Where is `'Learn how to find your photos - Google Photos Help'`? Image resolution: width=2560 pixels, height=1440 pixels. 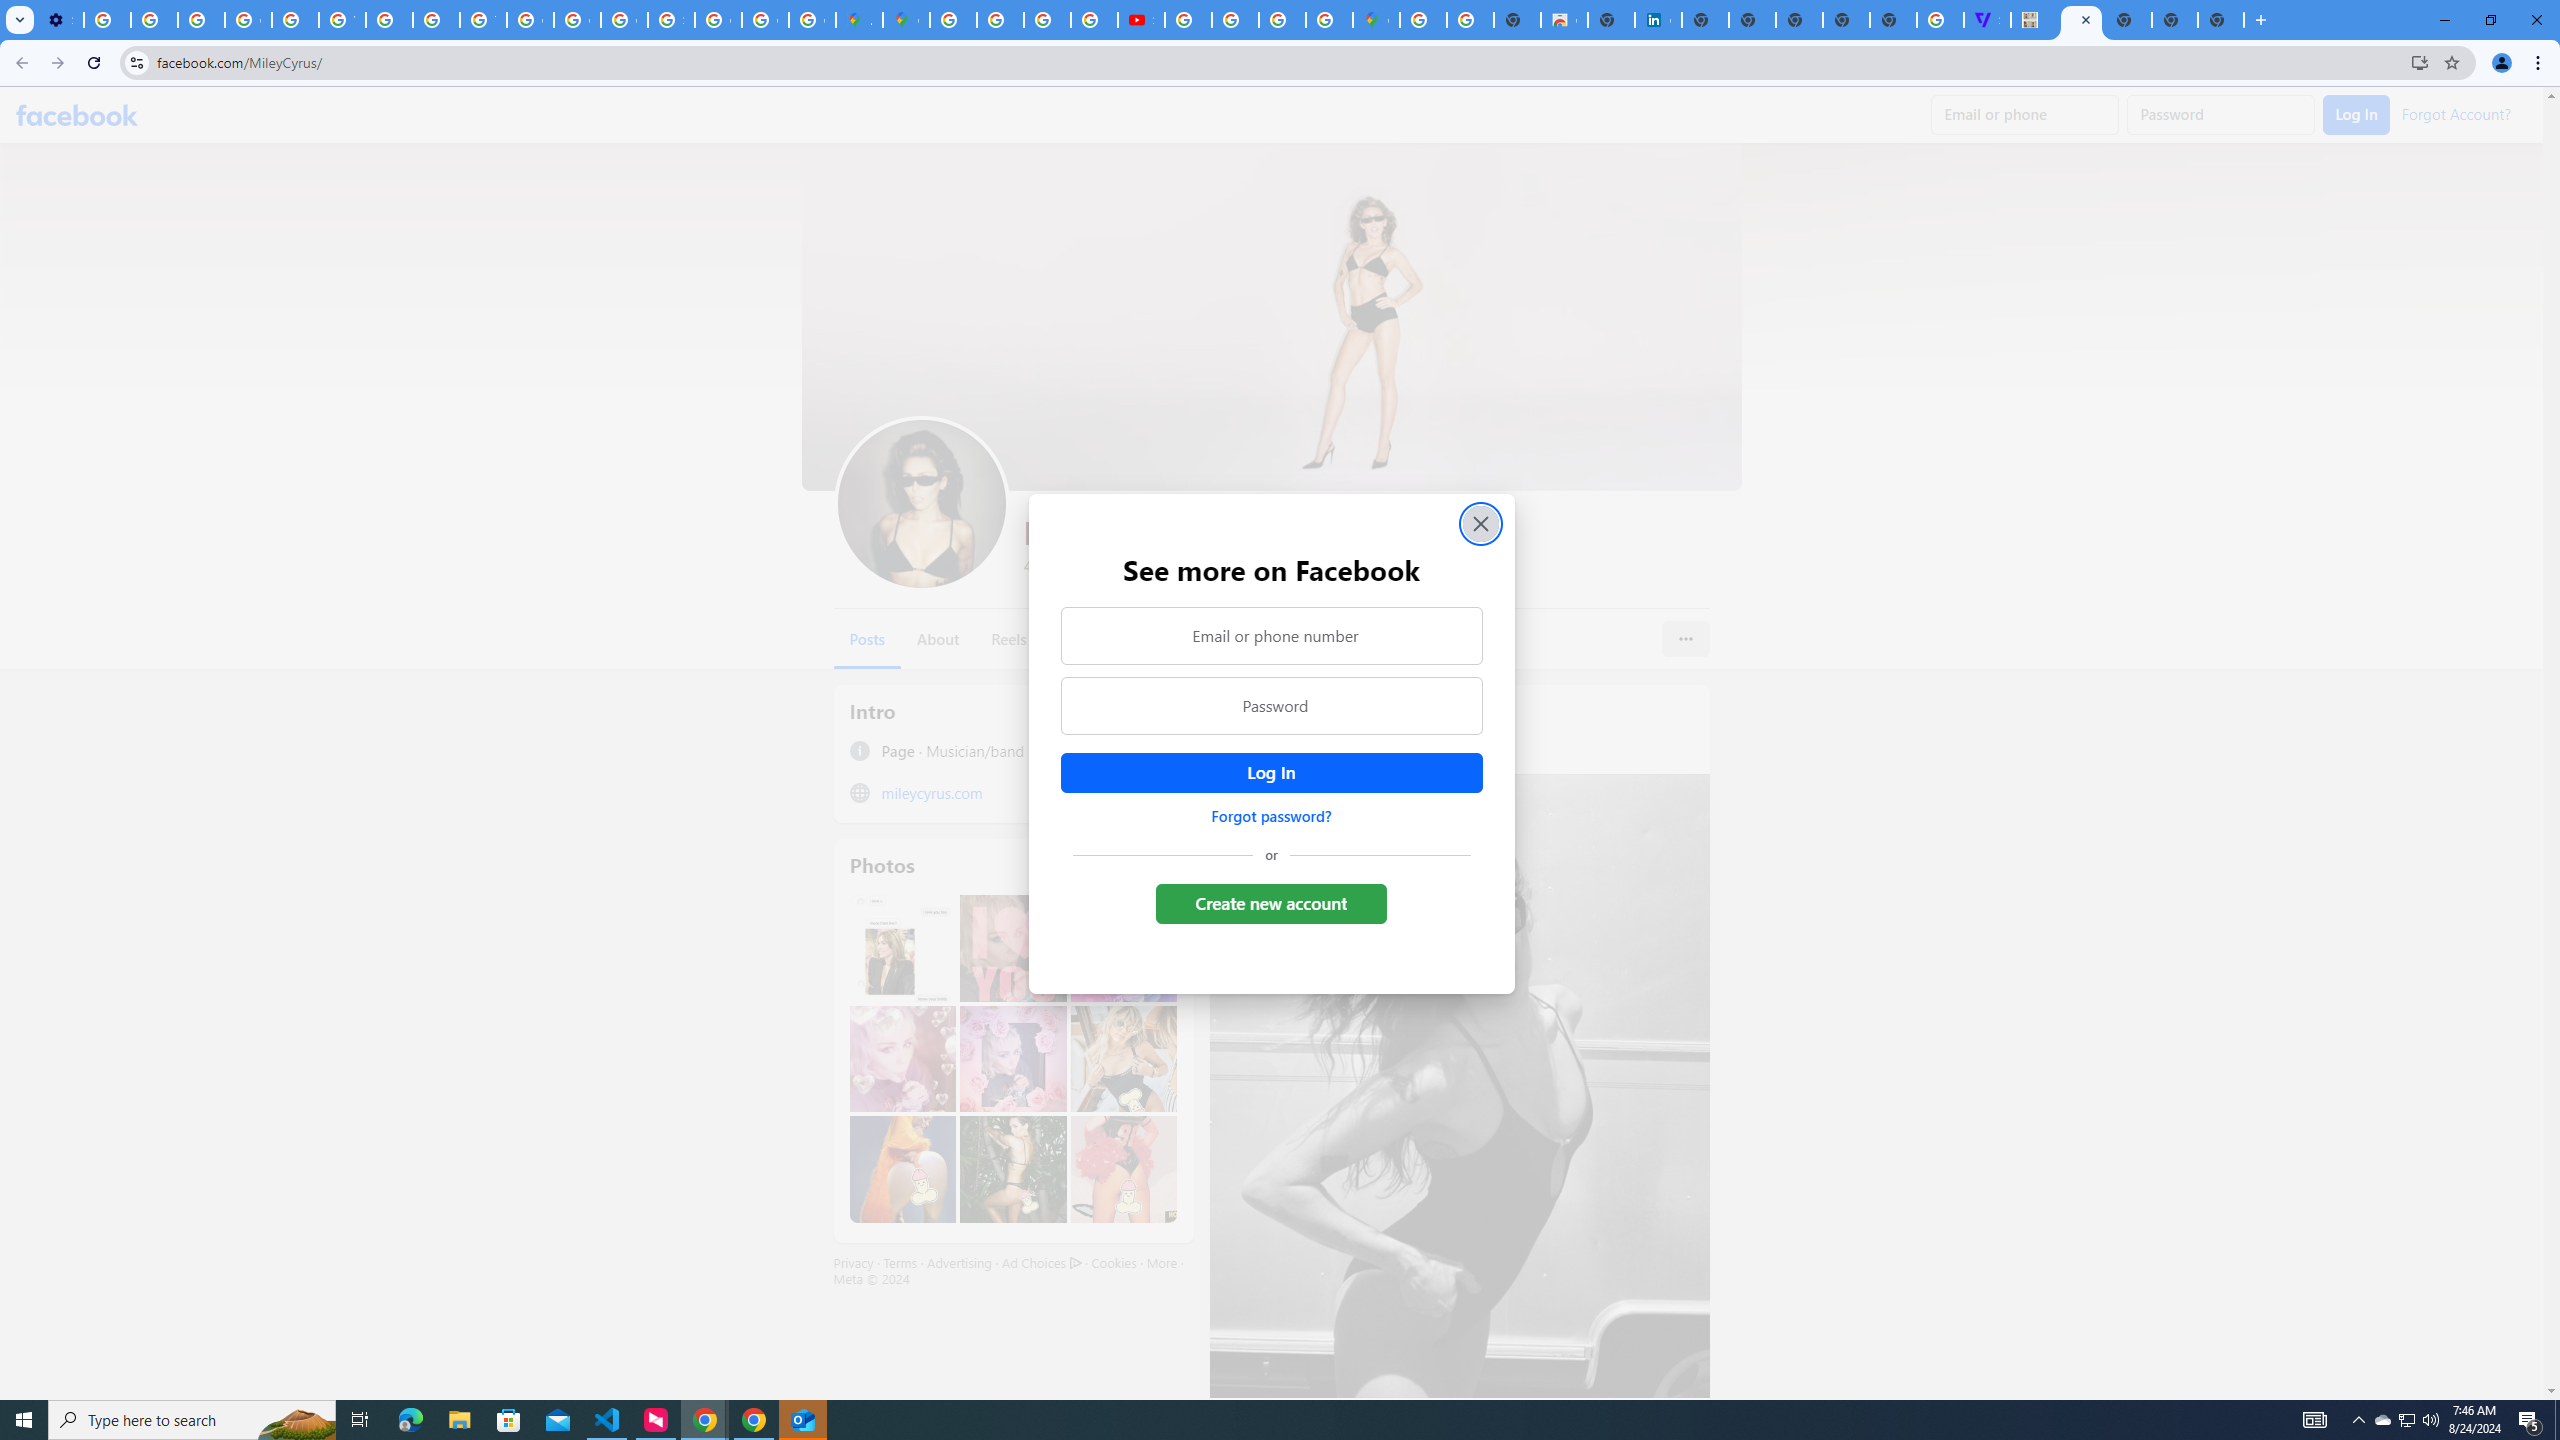 'Learn how to find your photos - Google Photos Help' is located at coordinates (154, 19).